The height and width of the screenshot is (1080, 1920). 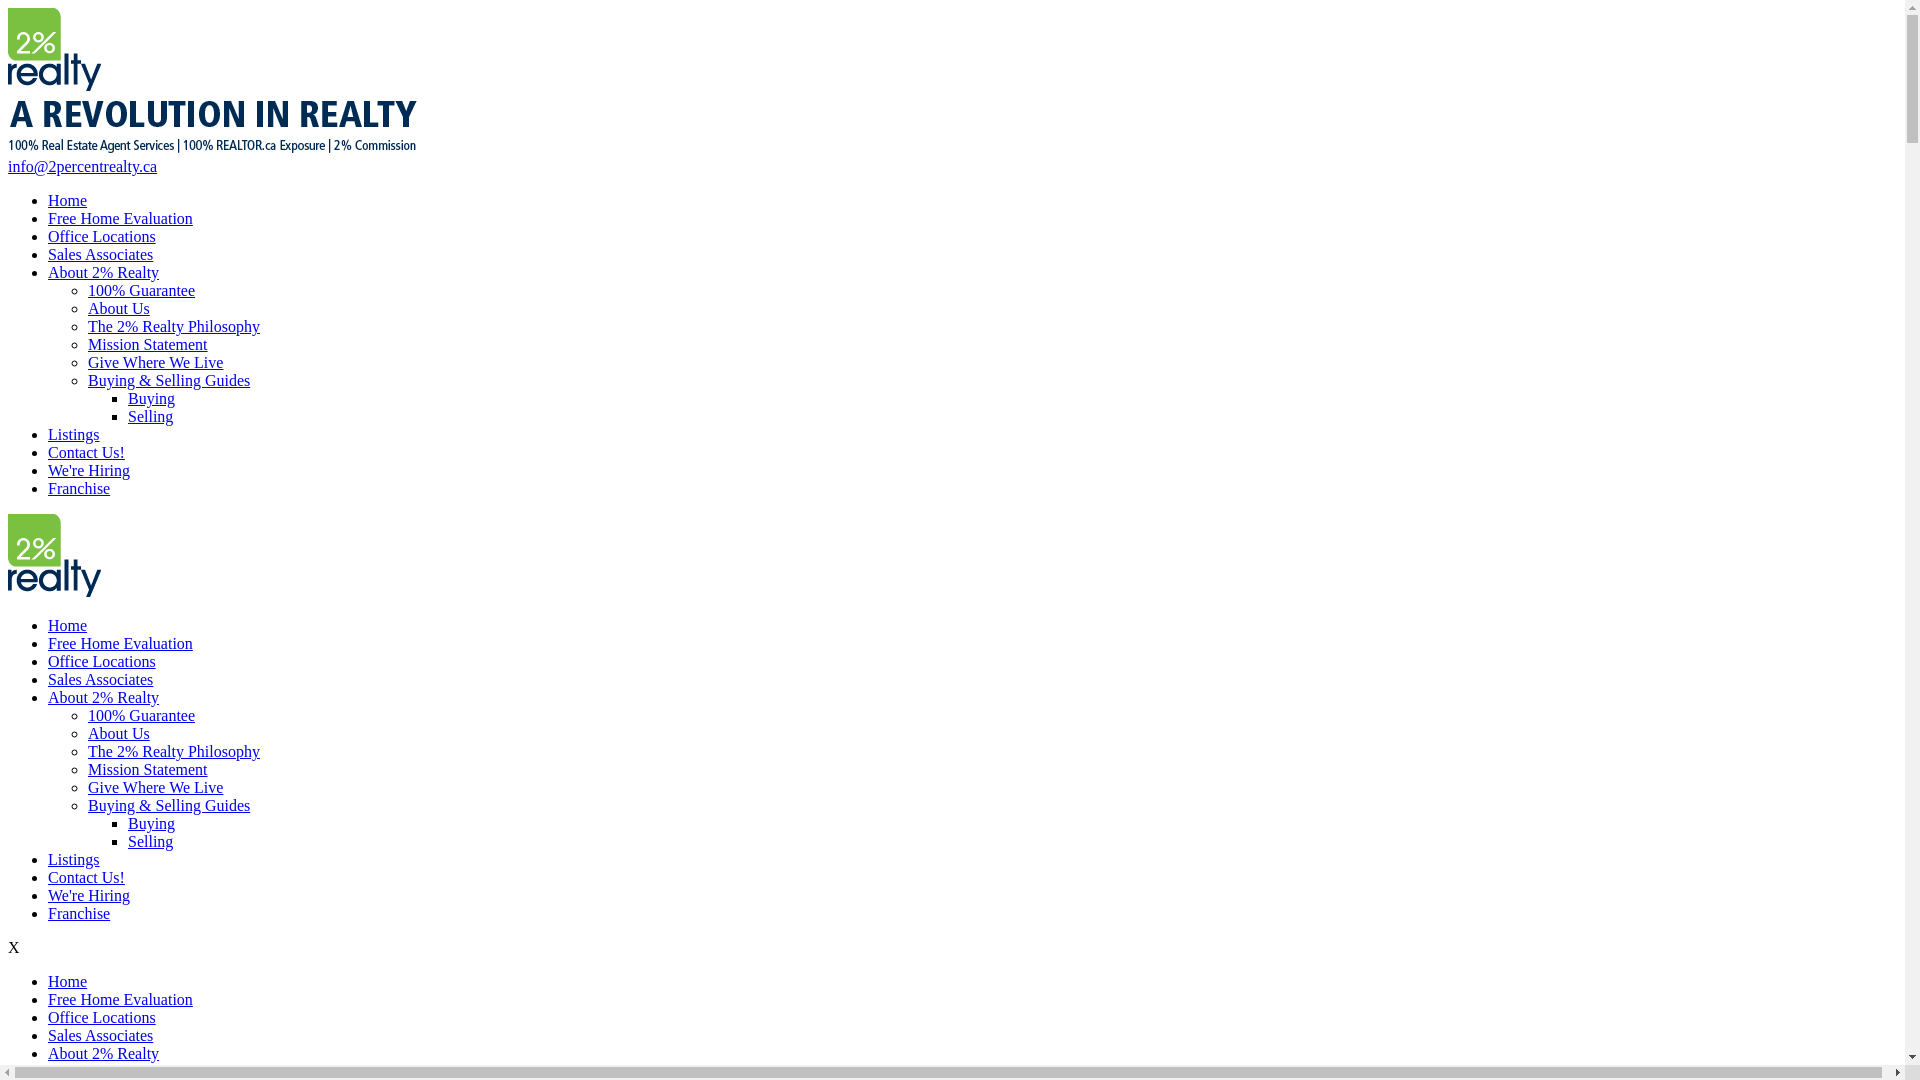 I want to click on 'About 2% Realty', so click(x=102, y=696).